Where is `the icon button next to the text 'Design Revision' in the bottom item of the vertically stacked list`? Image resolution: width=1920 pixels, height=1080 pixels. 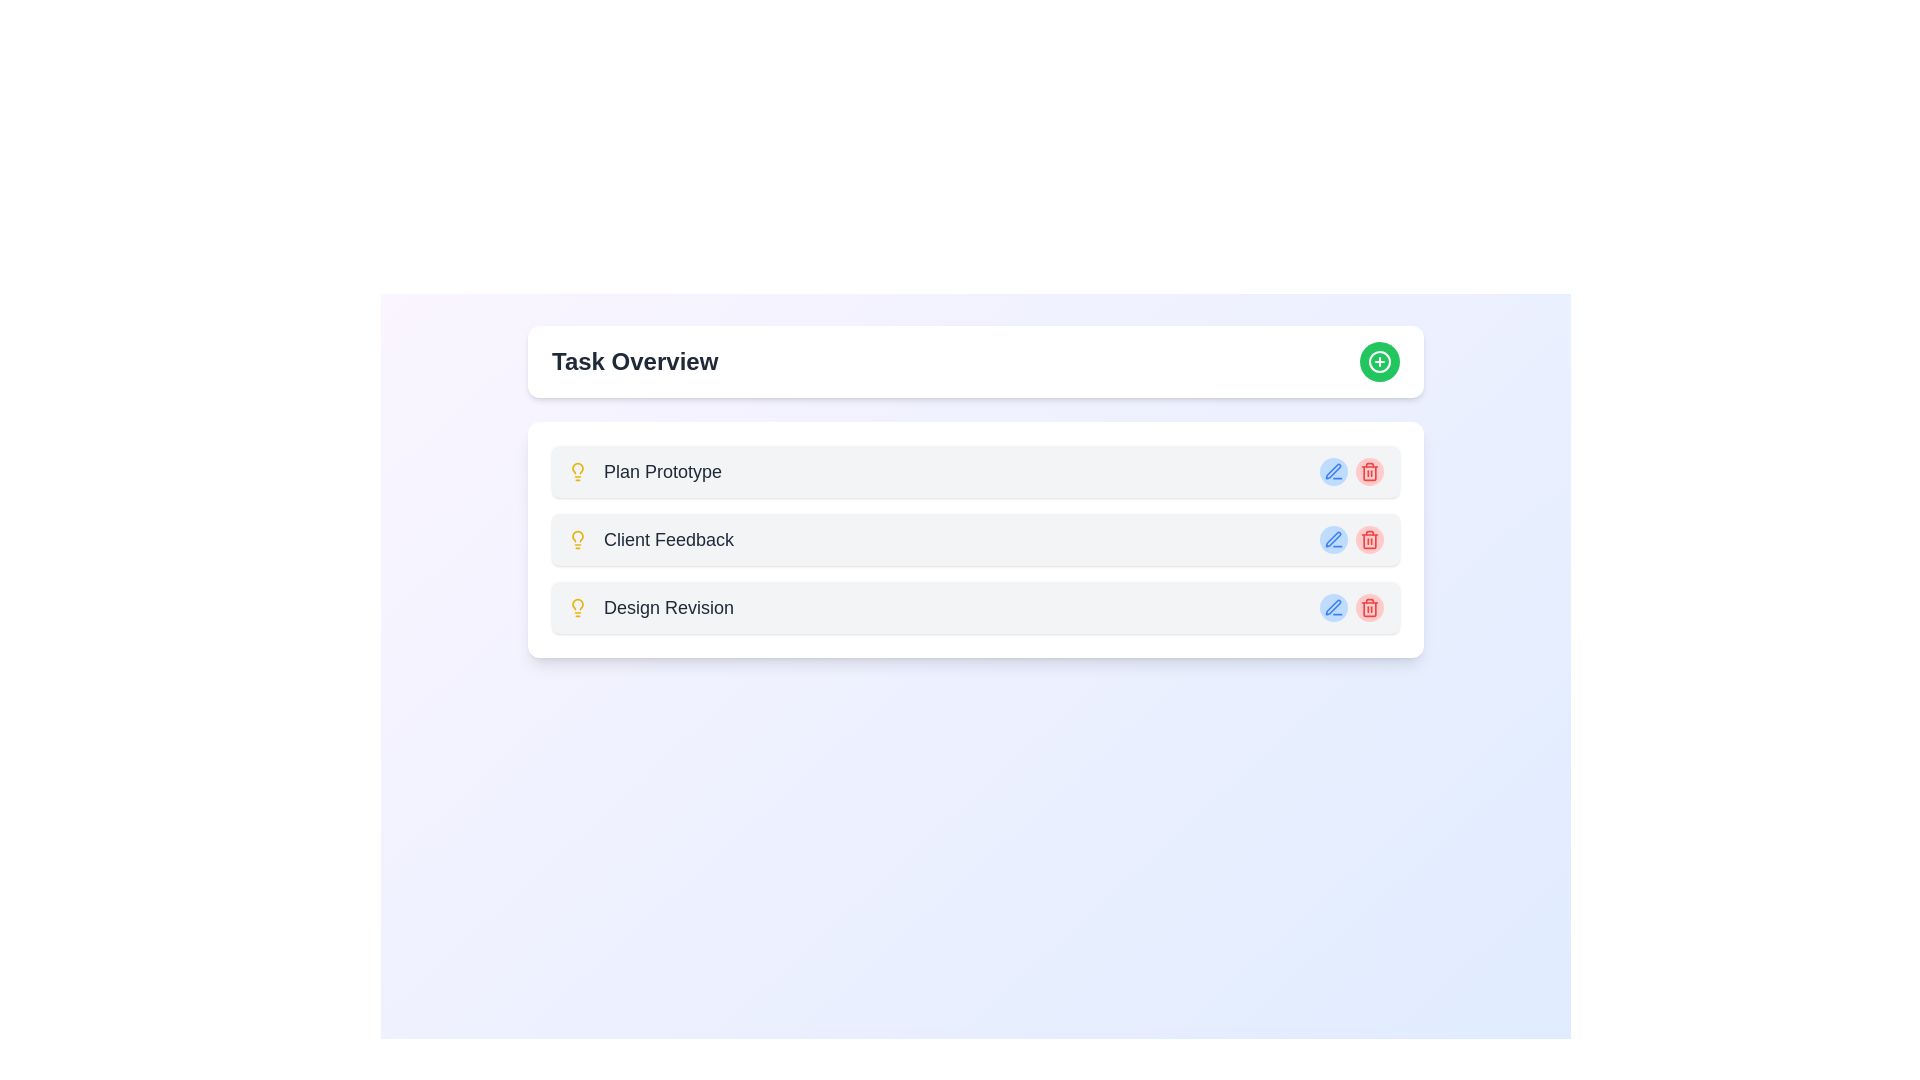 the icon button next to the text 'Design Revision' in the bottom item of the vertically stacked list is located at coordinates (1334, 607).